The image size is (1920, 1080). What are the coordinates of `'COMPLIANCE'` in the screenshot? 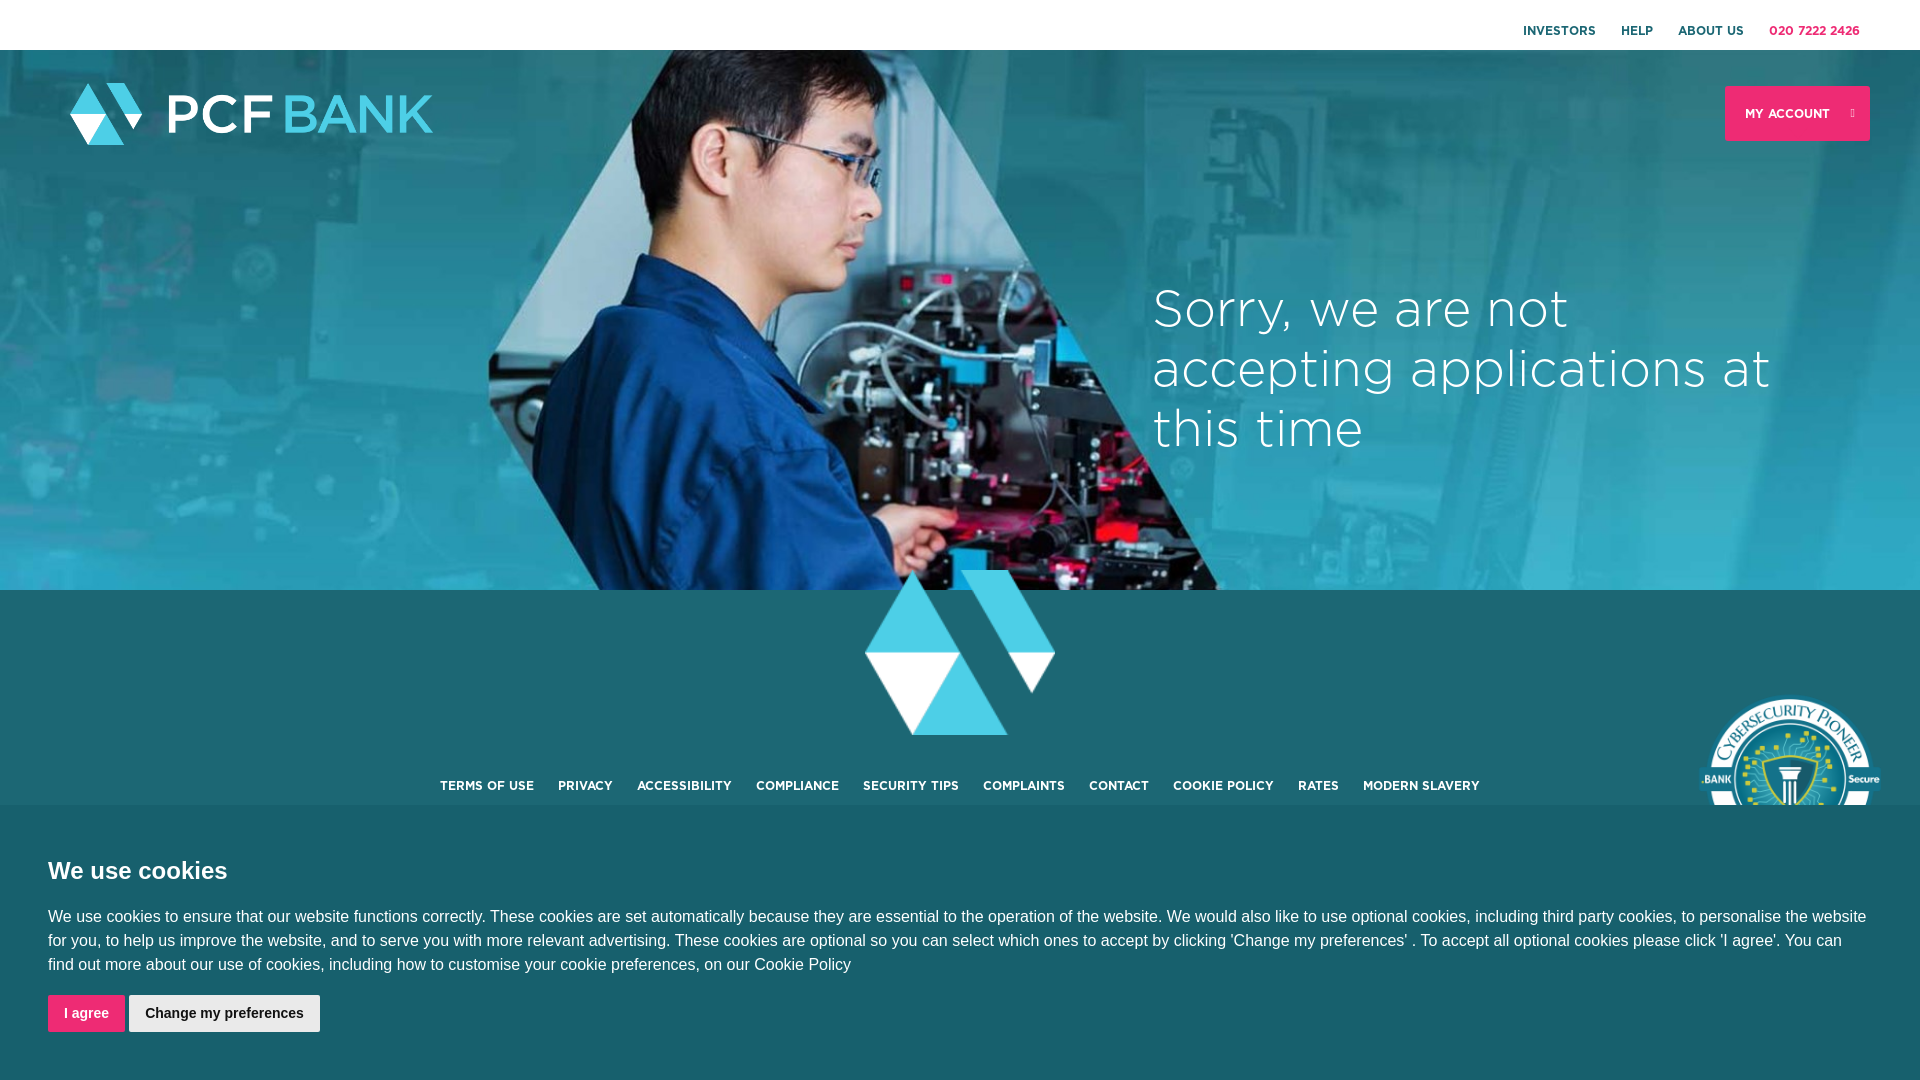 It's located at (796, 785).